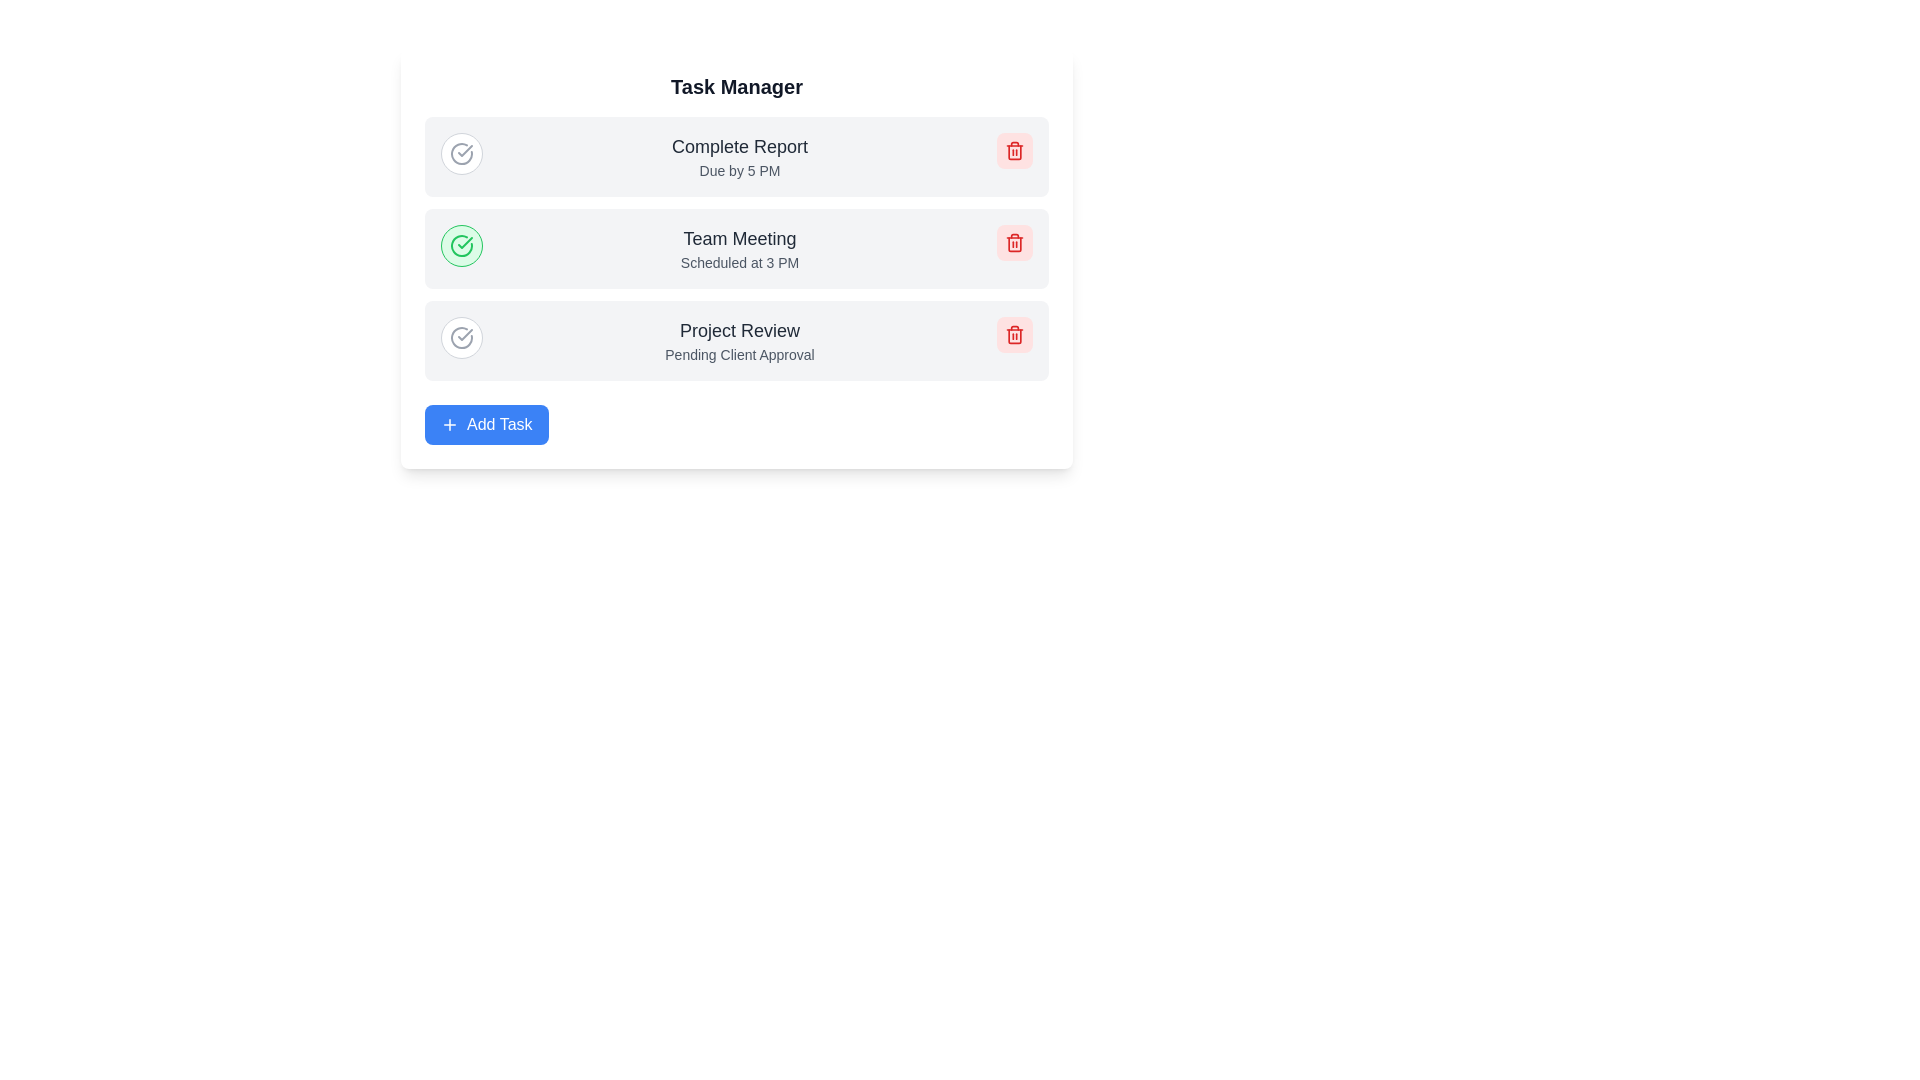 This screenshot has width=1920, height=1080. What do you see at coordinates (464, 149) in the screenshot?
I see `the graphical checkmark icon indicating the 'Team Meeting' task is scheduled or completed successfully by clicking on it` at bounding box center [464, 149].